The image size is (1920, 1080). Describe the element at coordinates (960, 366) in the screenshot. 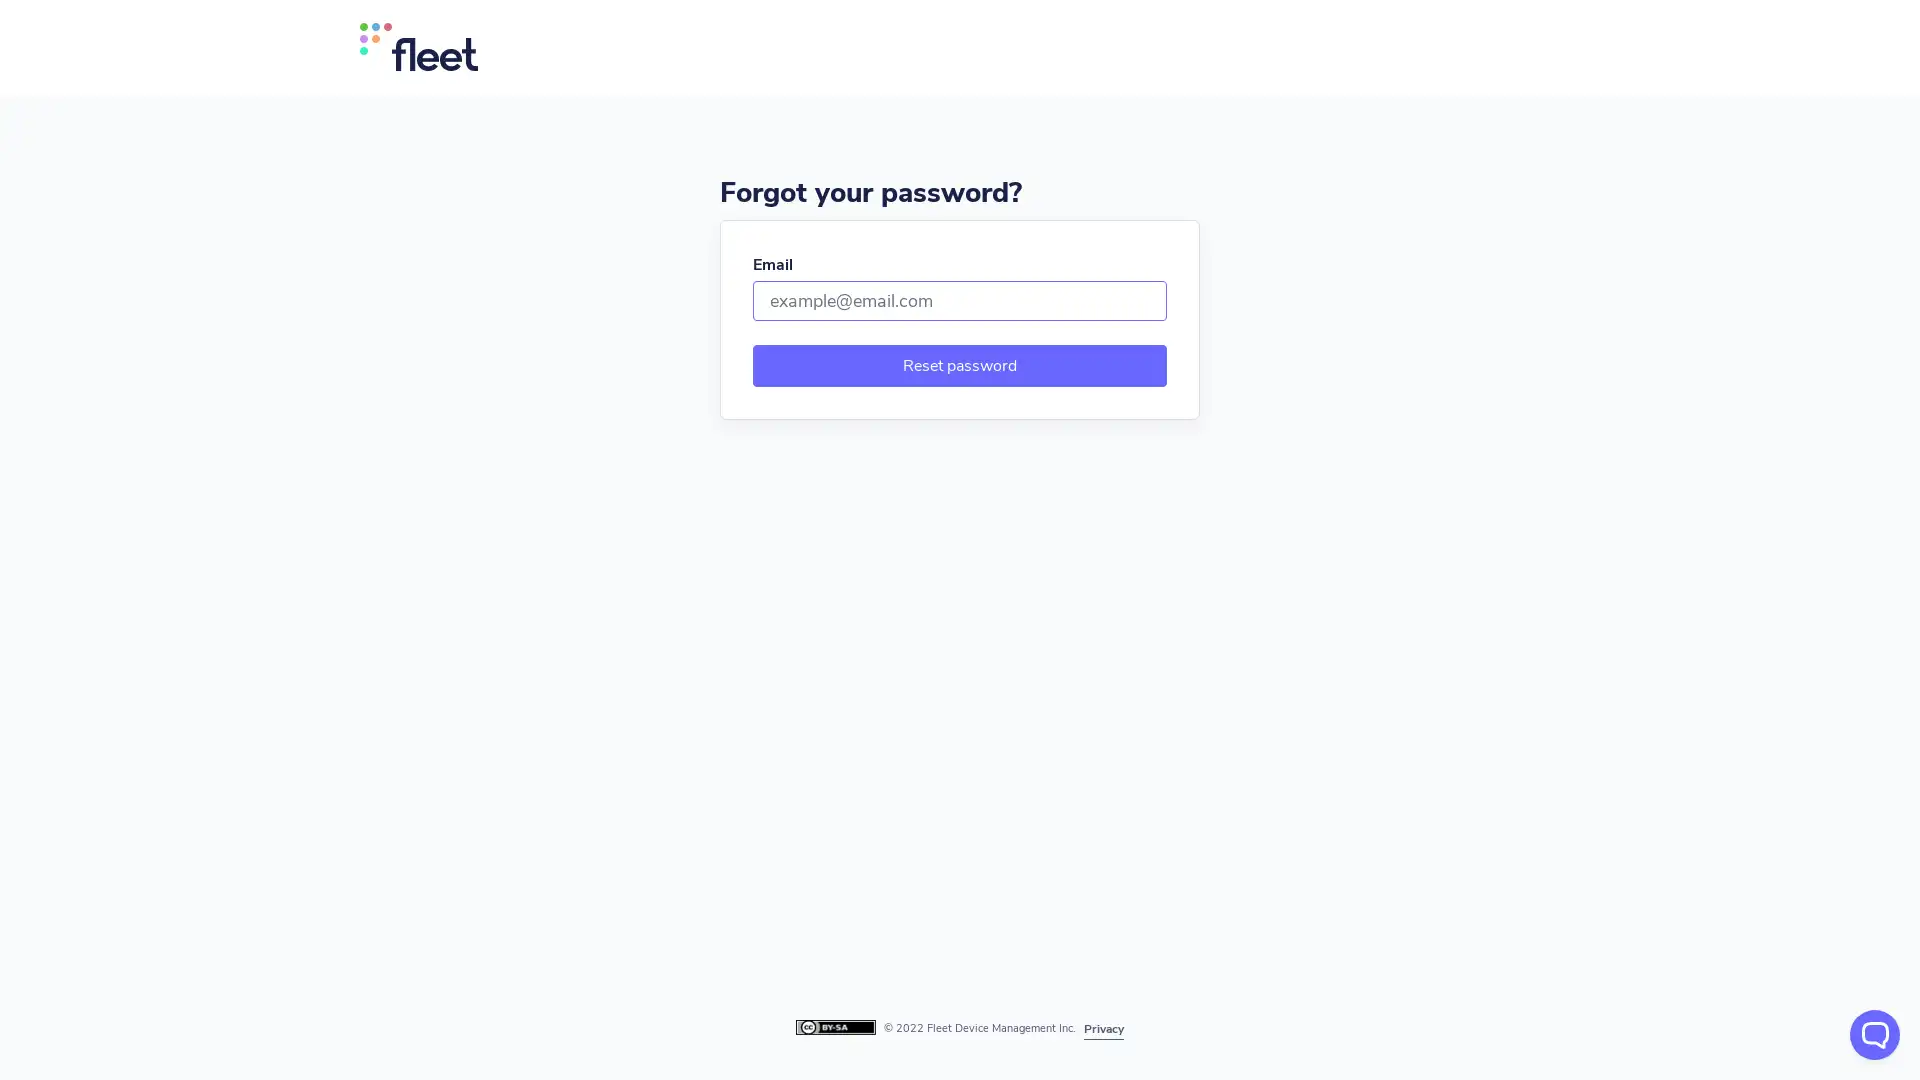

I see `Reset password` at that location.